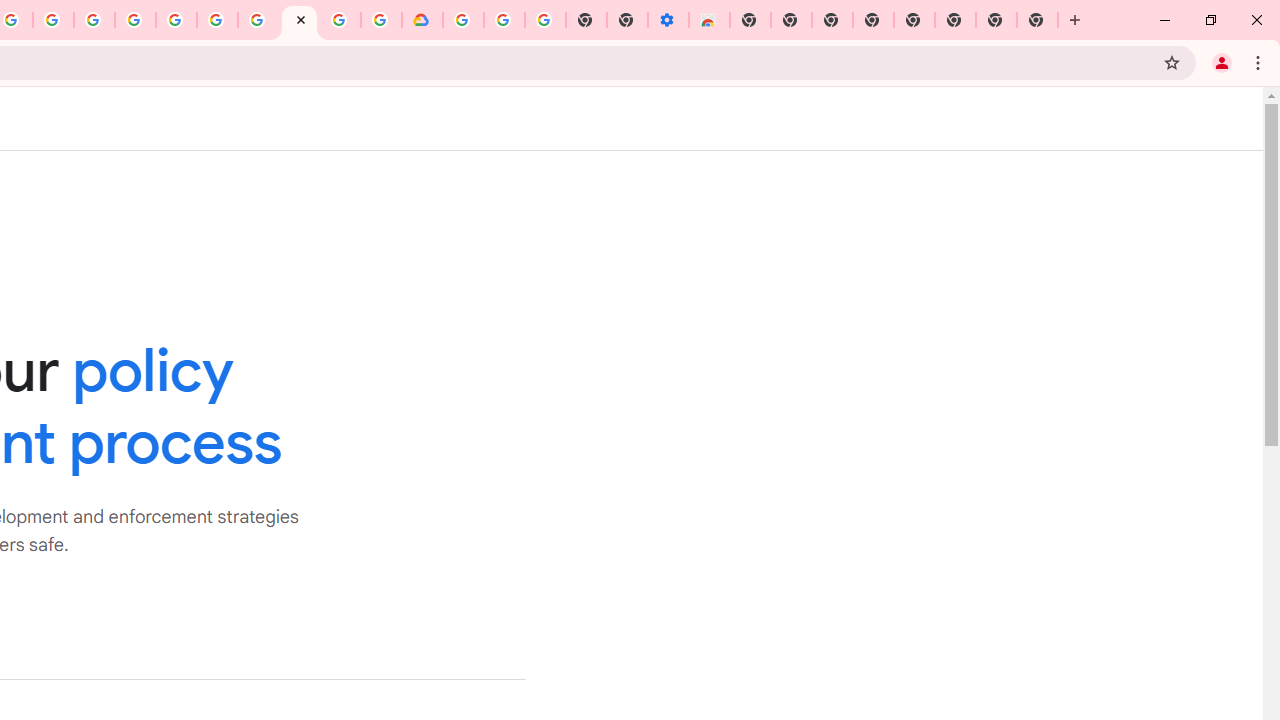 The height and width of the screenshot is (720, 1280). I want to click on 'Ad Settings', so click(134, 20).